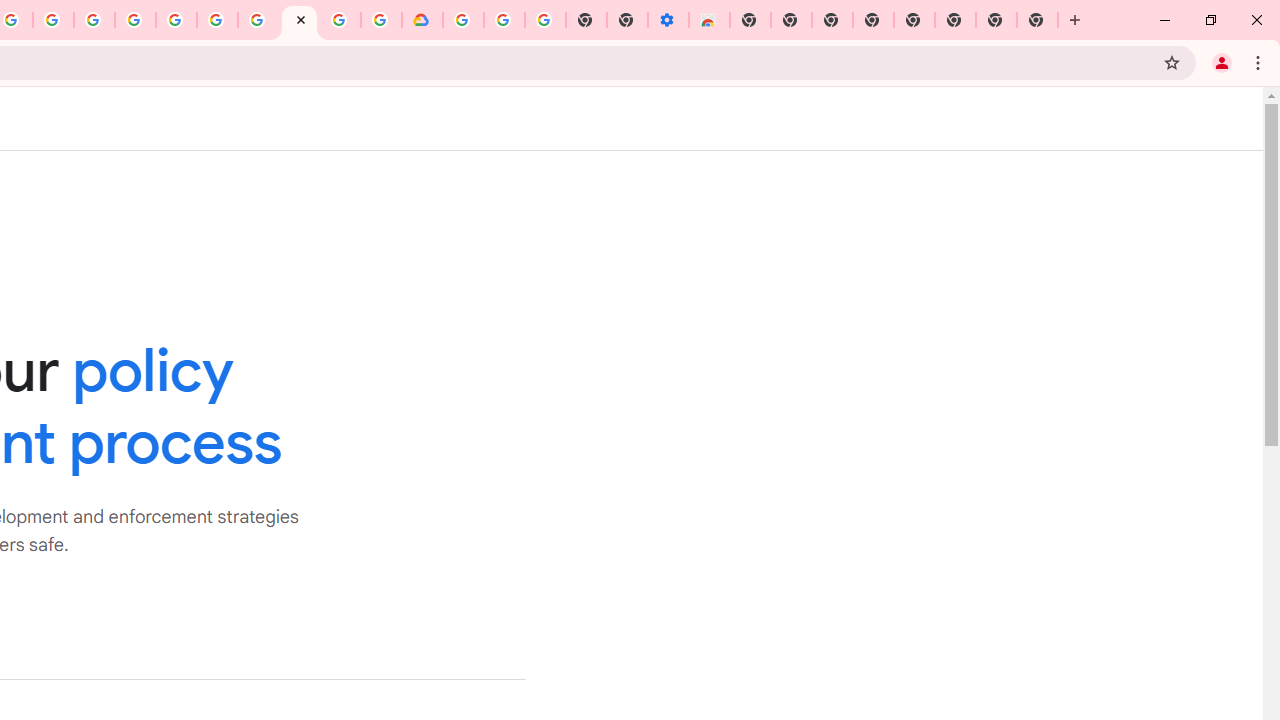 The height and width of the screenshot is (720, 1280). I want to click on 'Ad Settings', so click(134, 20).